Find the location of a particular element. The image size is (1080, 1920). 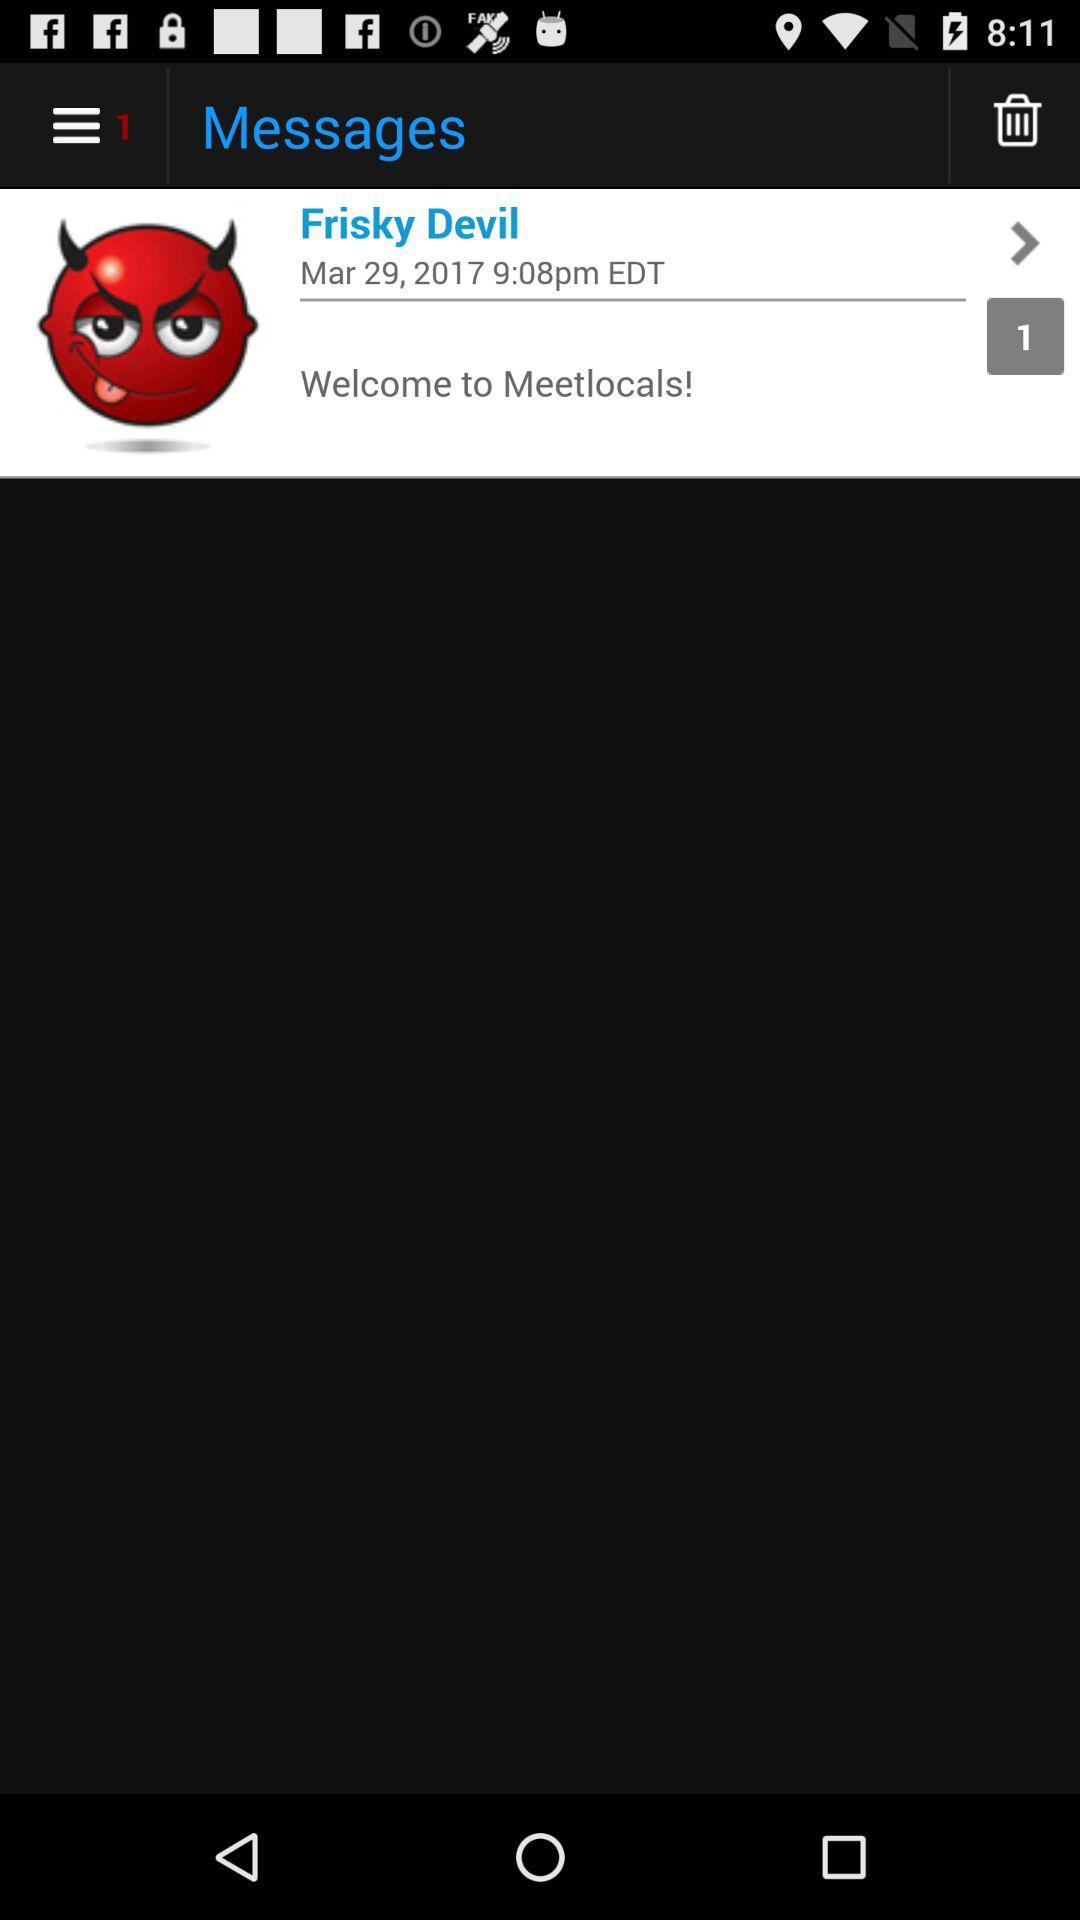

the app above welcome to meetlocals is located at coordinates (632, 298).